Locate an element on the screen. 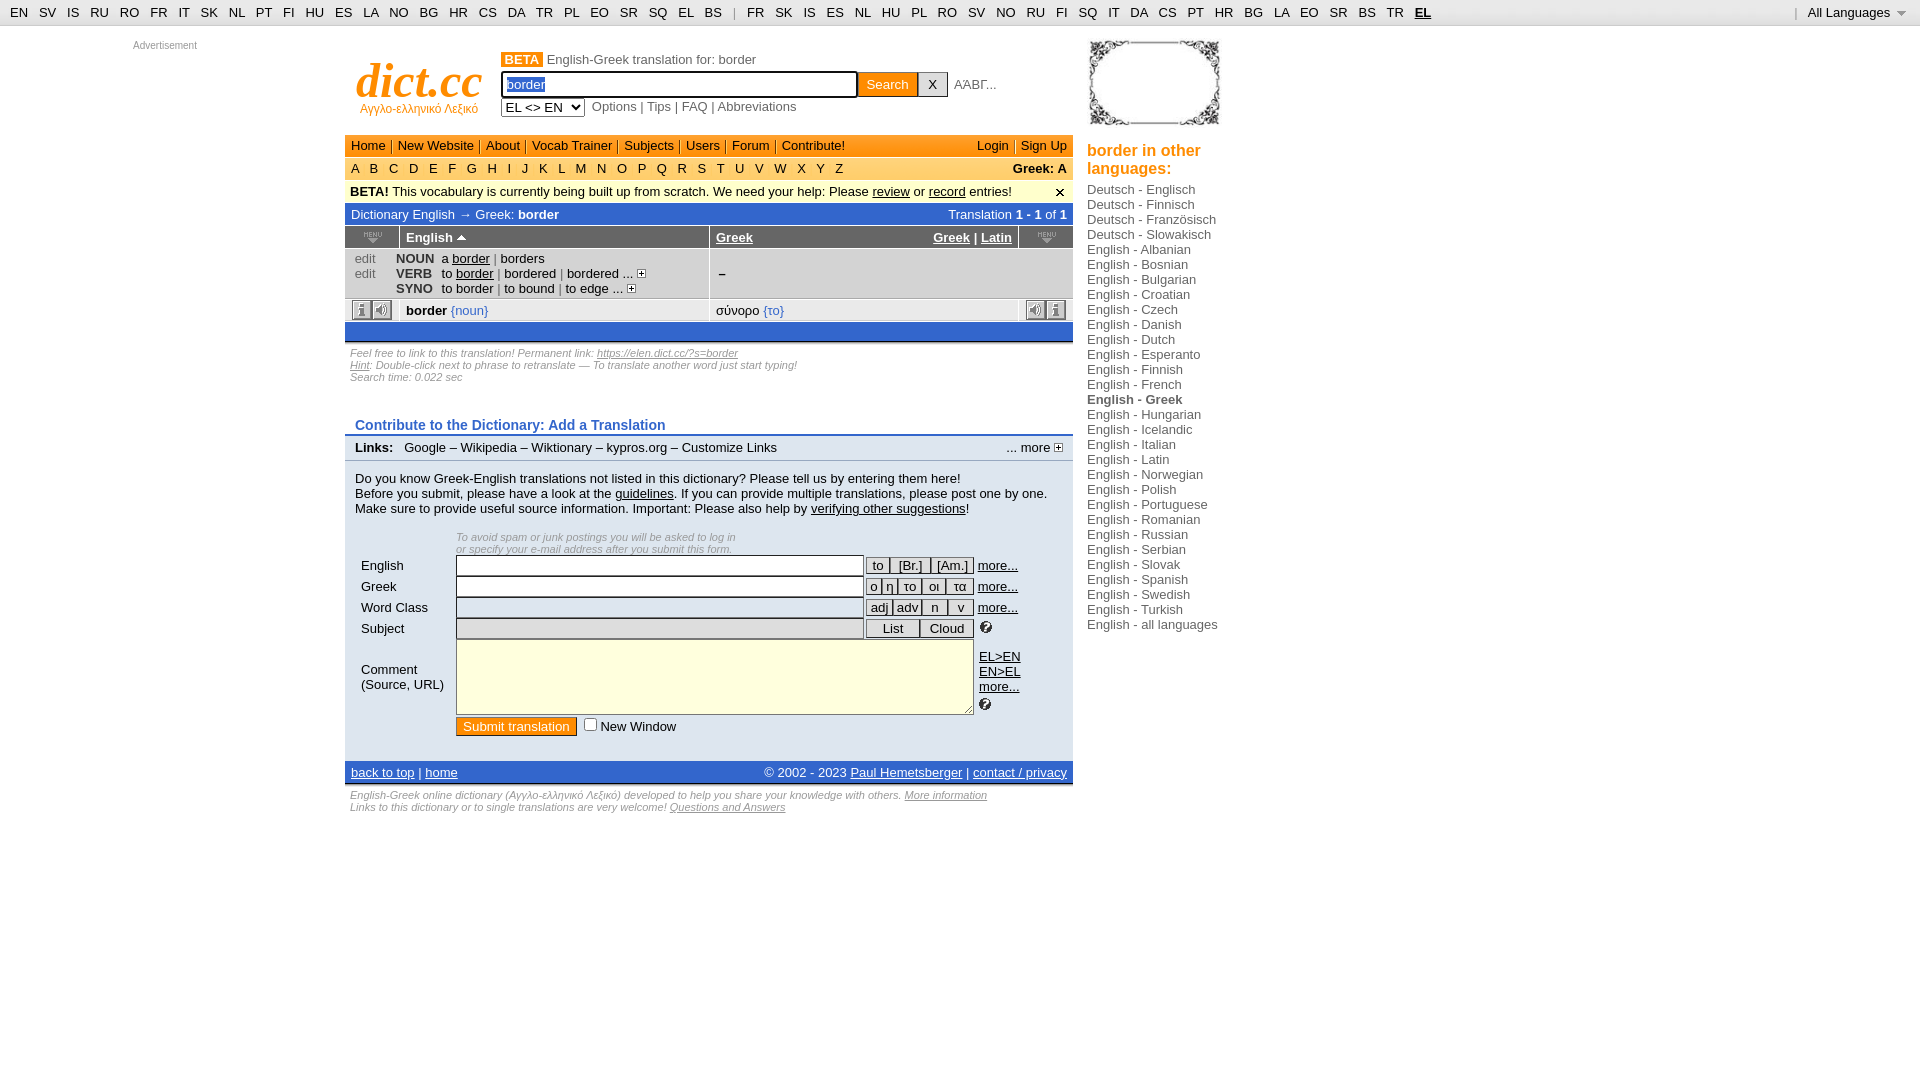 The width and height of the screenshot is (1920, 1080). '[Br.]' is located at coordinates (888, 565).